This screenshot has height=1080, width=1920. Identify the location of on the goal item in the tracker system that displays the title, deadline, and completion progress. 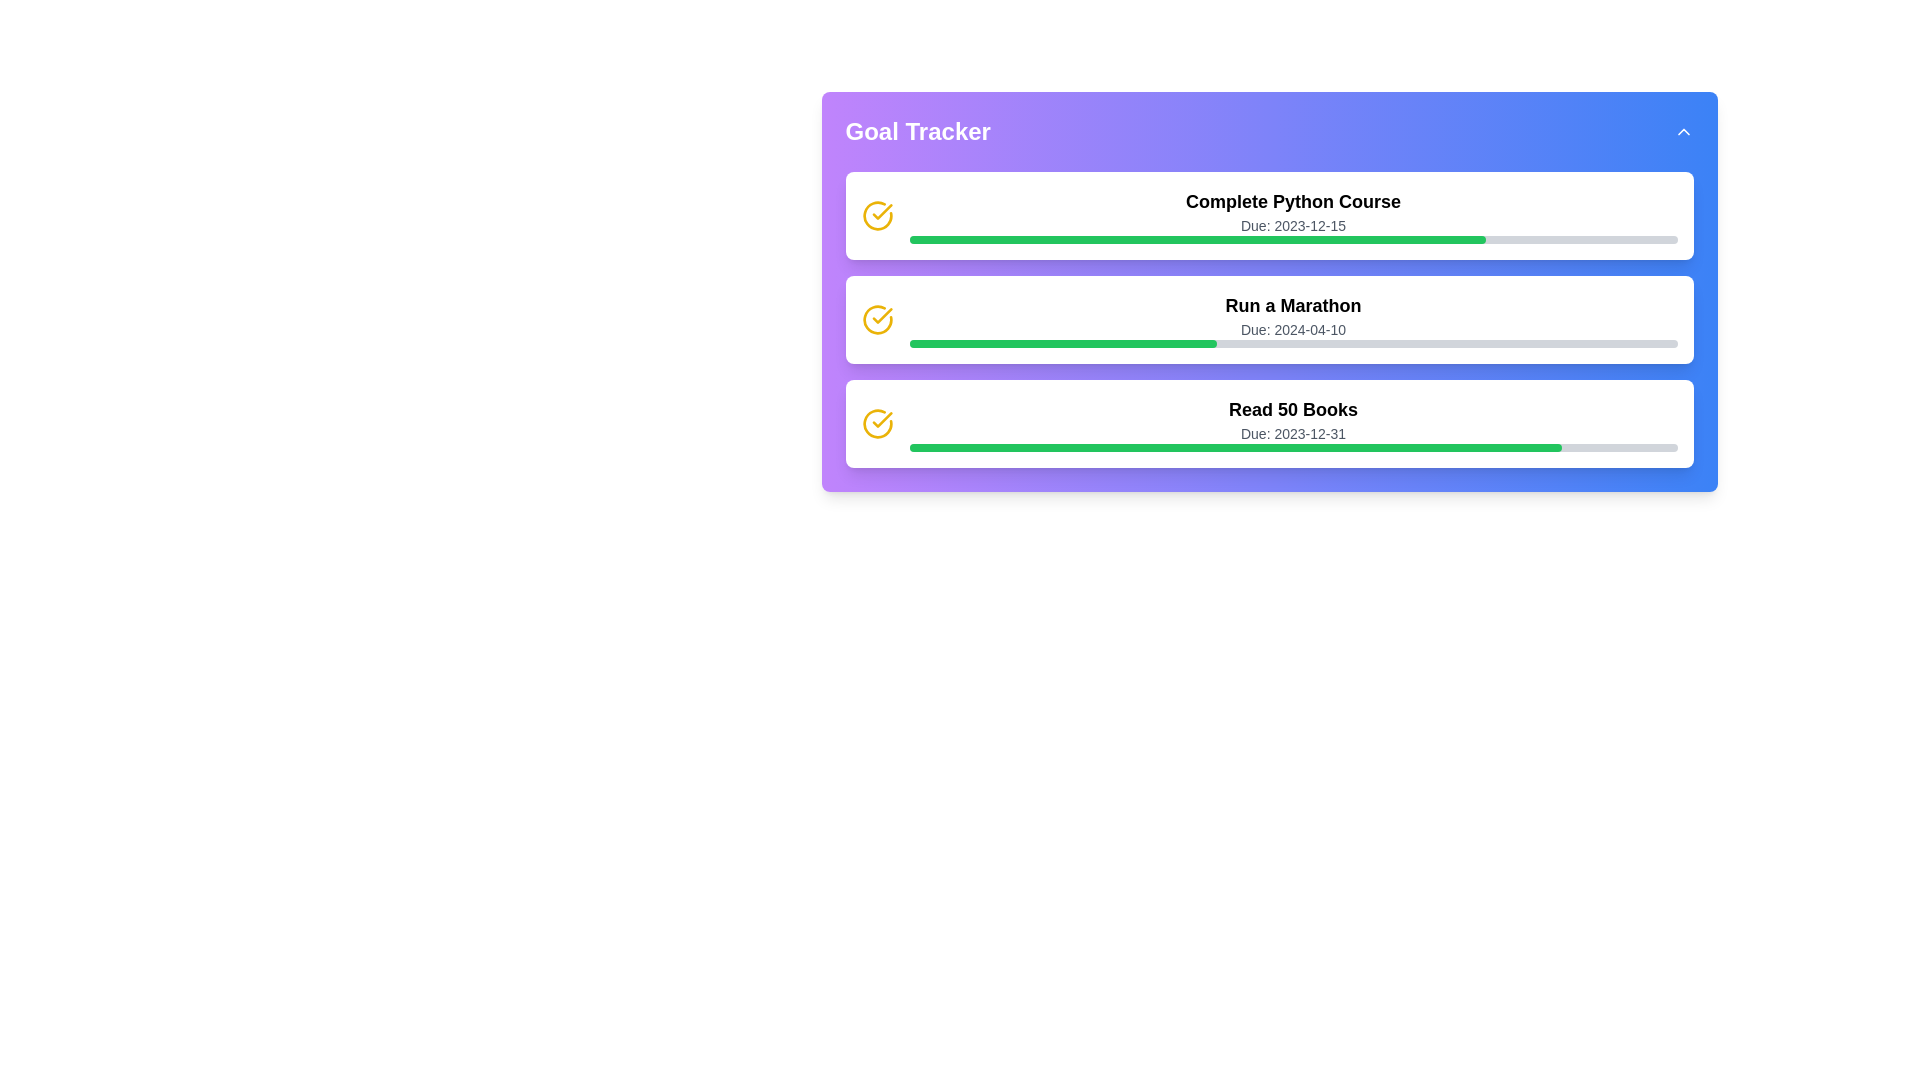
(1293, 216).